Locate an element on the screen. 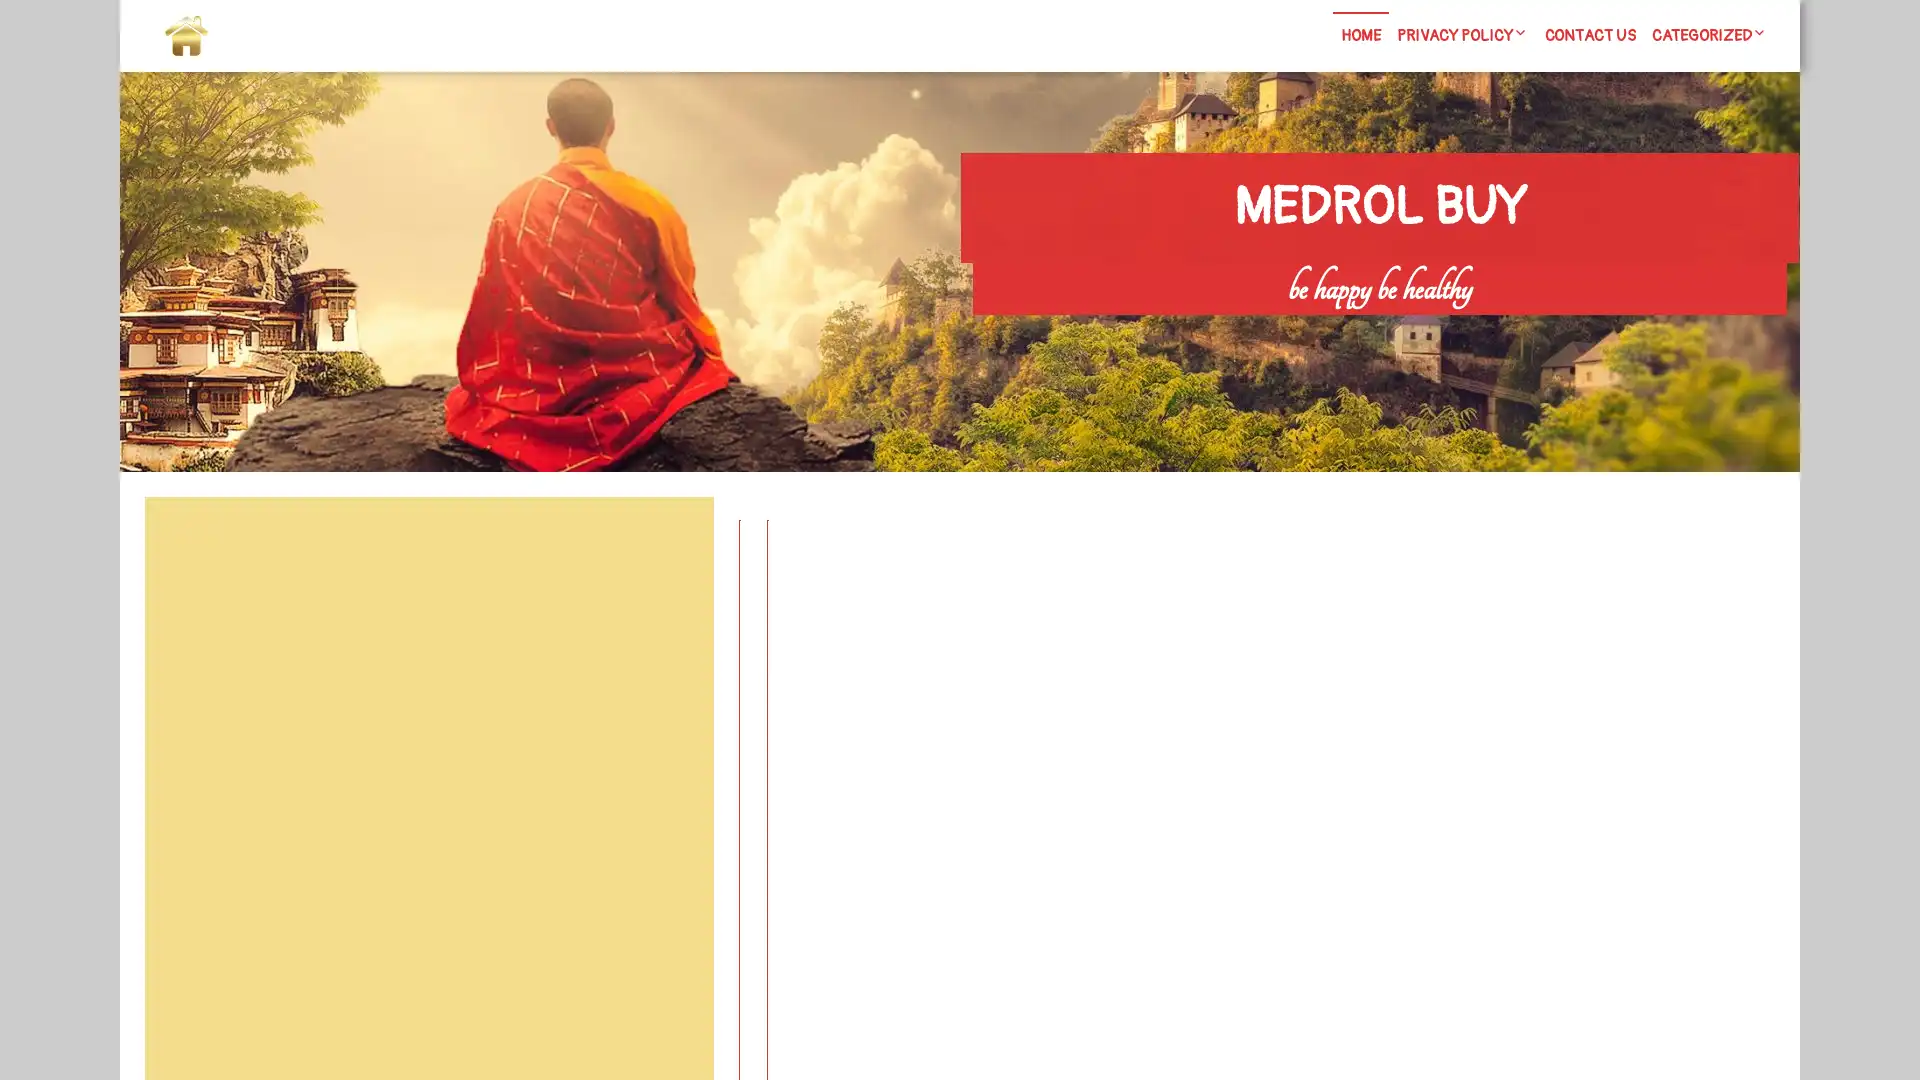 Image resolution: width=1920 pixels, height=1080 pixels. Search is located at coordinates (667, 545).